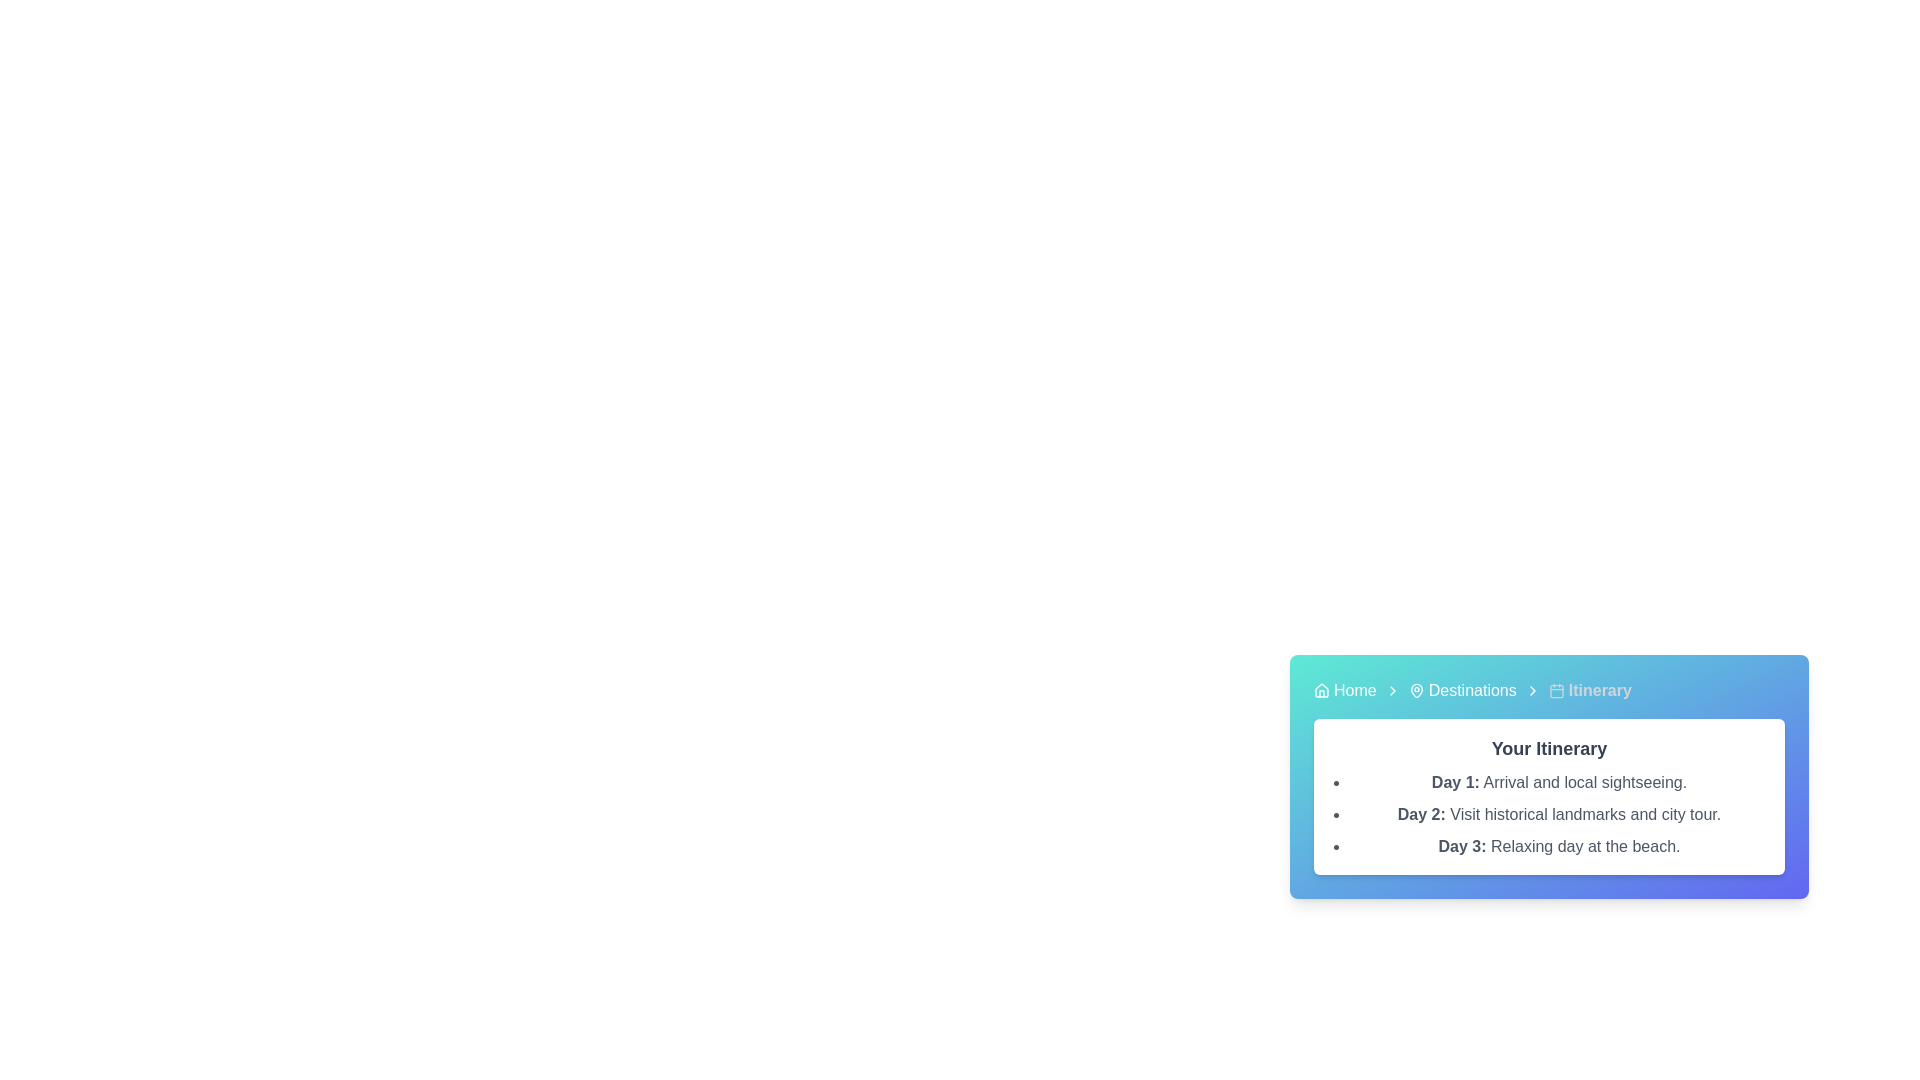  Describe the element at coordinates (1558, 847) in the screenshot. I see `text element that displays 'Day 3: Relaxing day at the beach.' which is part of the bulleted itinerary list under the heading 'Your Itinerary.'` at that location.